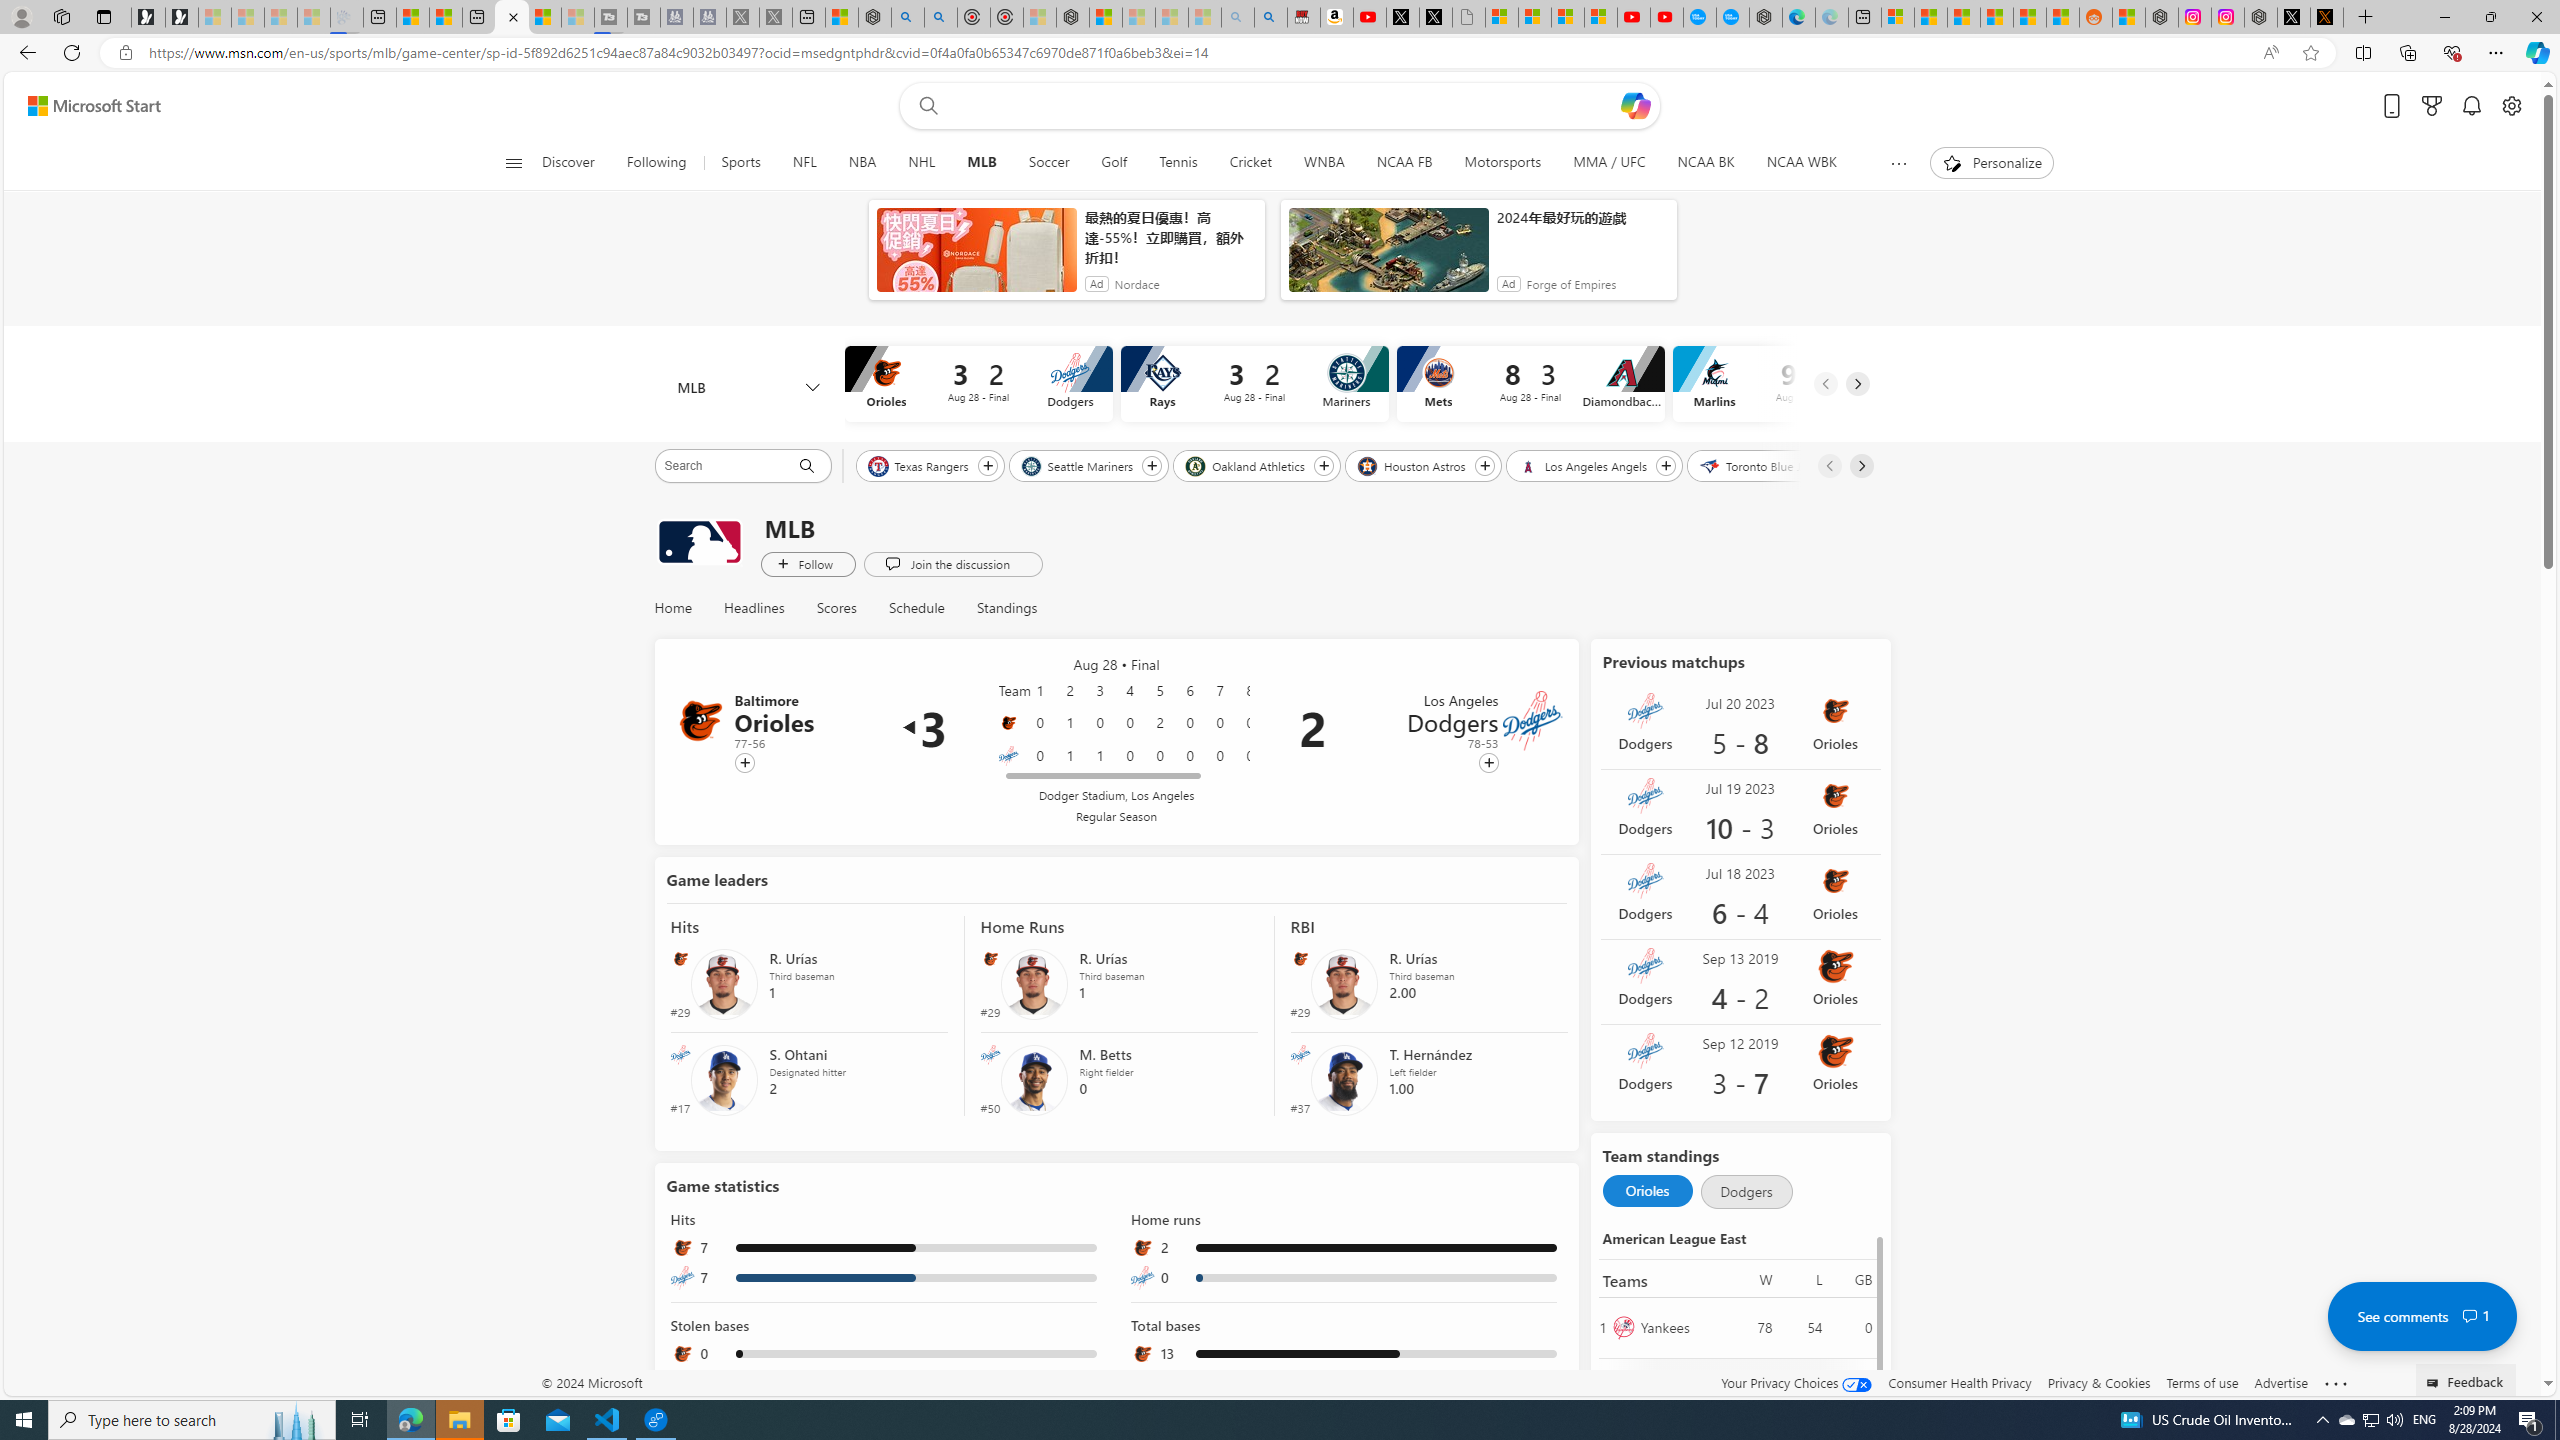 This screenshot has width=2560, height=1440. Describe the element at coordinates (1705, 162) in the screenshot. I see `'NCAA BK'` at that location.